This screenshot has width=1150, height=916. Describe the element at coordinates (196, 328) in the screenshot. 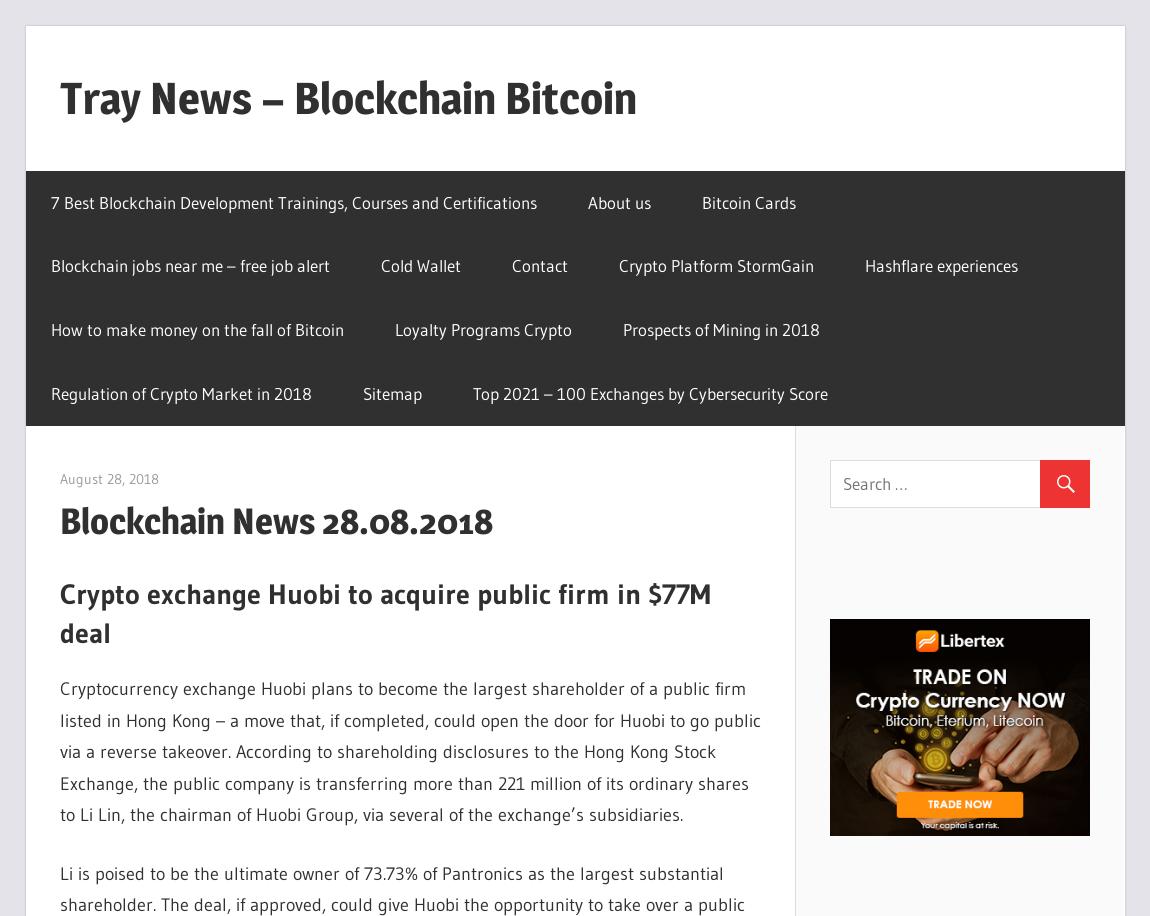

I see `'How to make money on the fall of Bitcoin'` at that location.